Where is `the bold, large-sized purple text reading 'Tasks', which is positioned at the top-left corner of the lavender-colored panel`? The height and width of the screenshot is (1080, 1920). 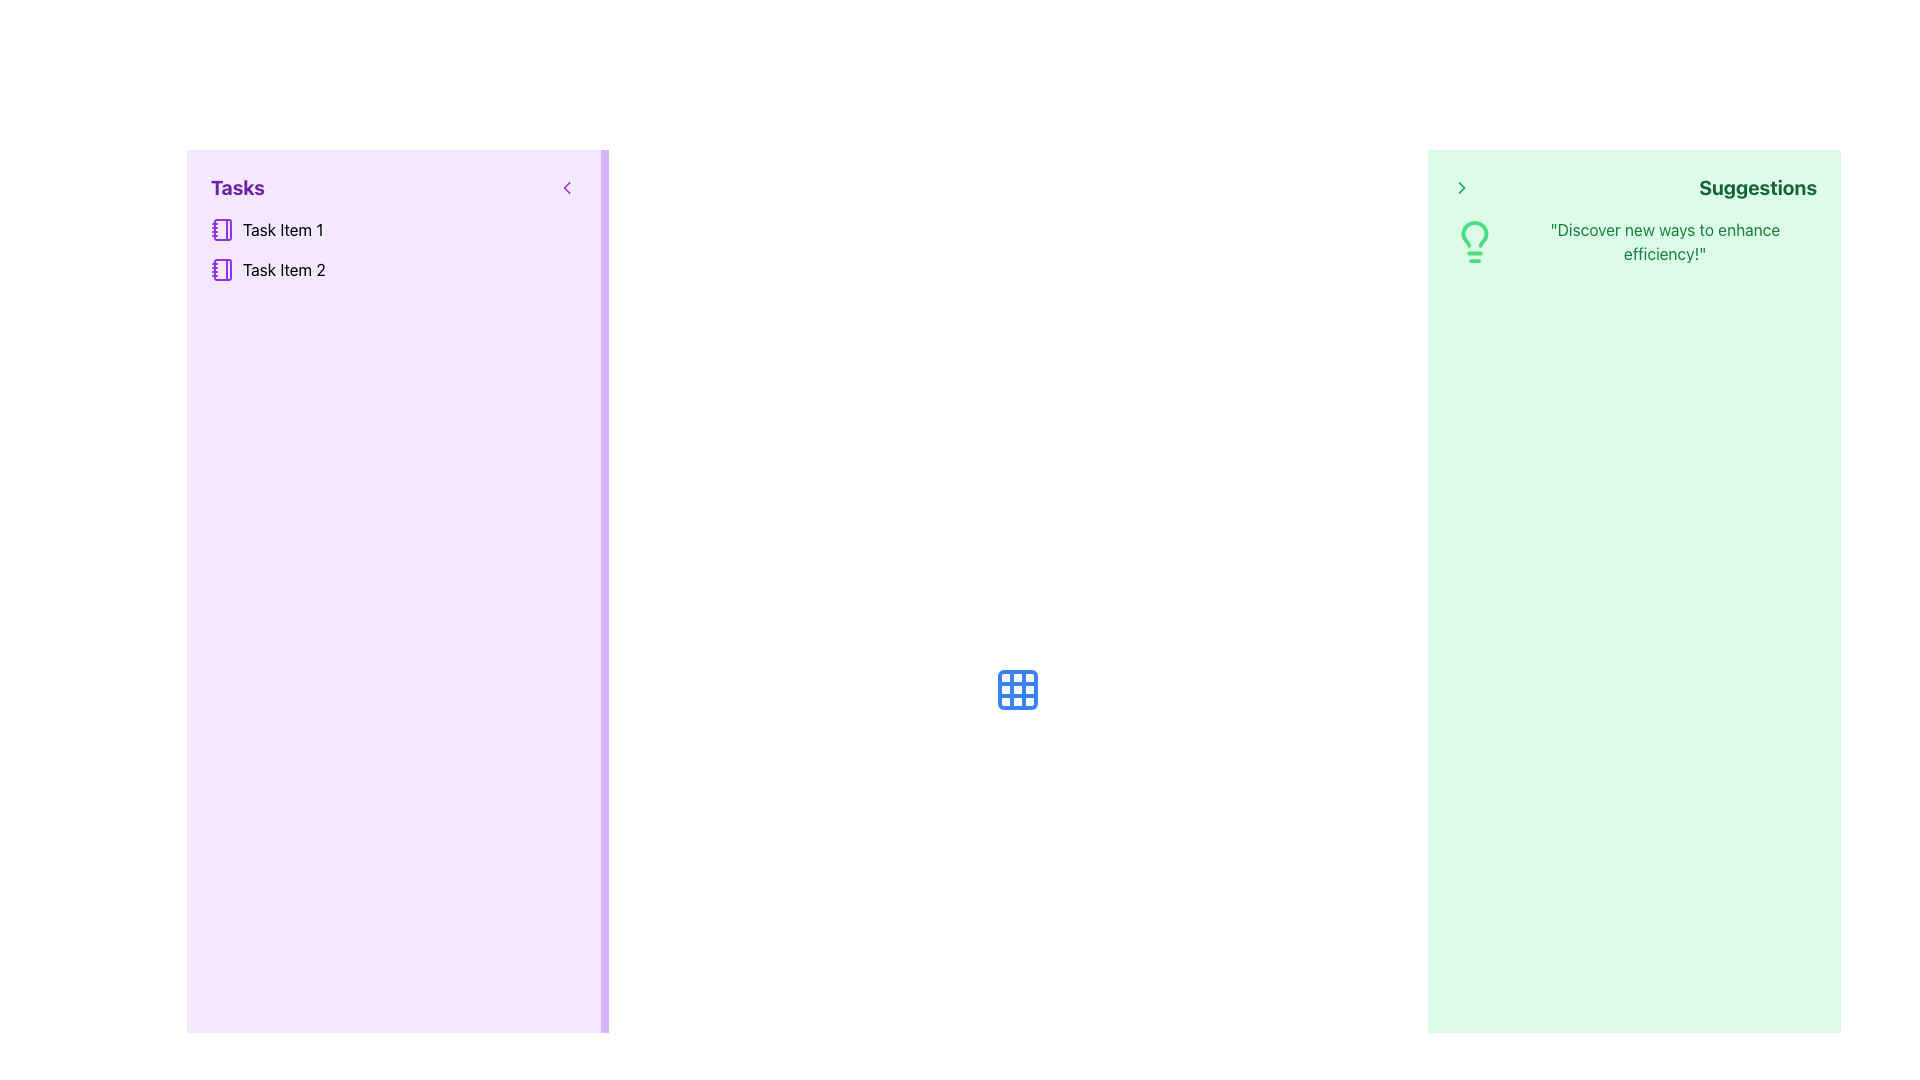
the bold, large-sized purple text reading 'Tasks', which is positioned at the top-left corner of the lavender-colored panel is located at coordinates (237, 188).